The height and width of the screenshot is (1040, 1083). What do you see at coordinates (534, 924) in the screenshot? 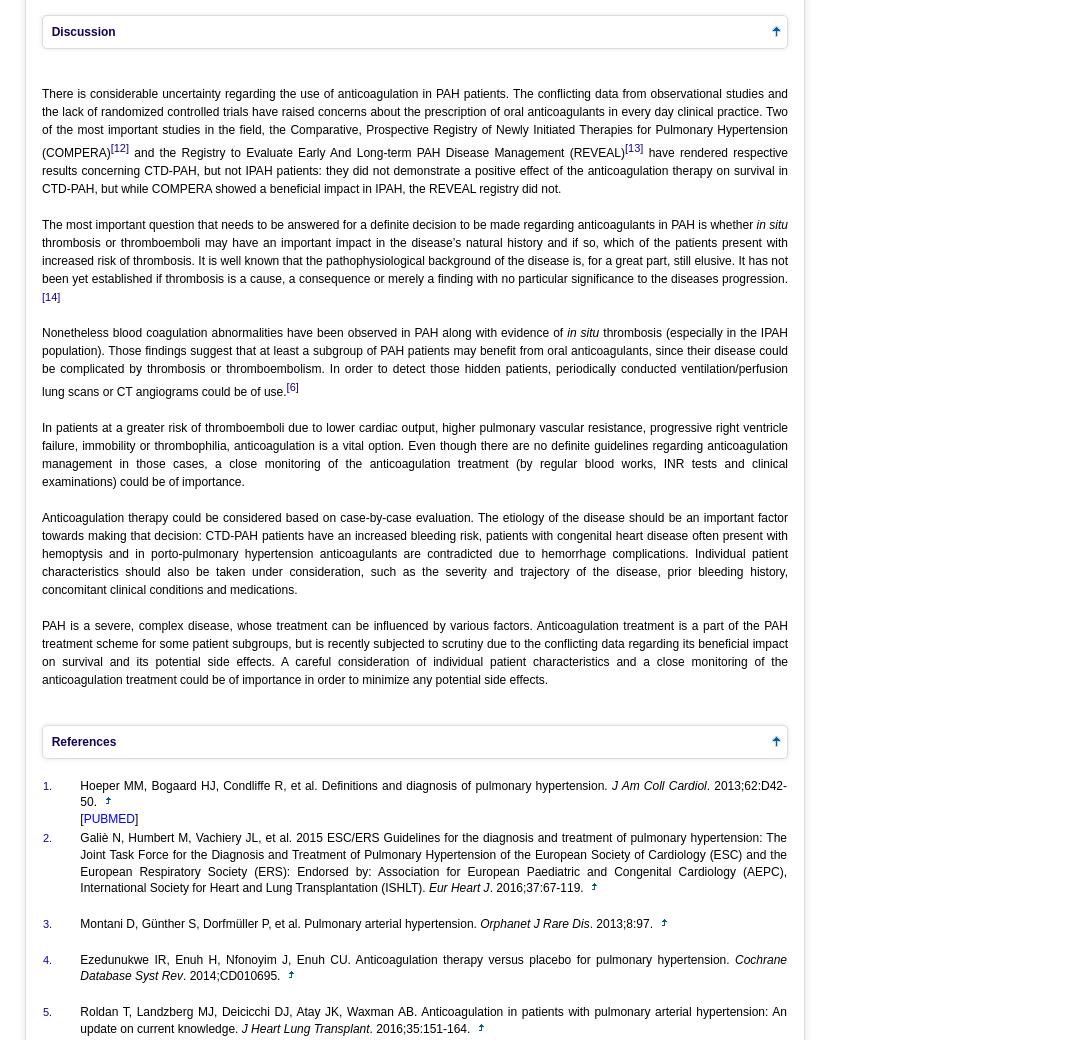
I see `'Orphanet J Rare Dis'` at bounding box center [534, 924].